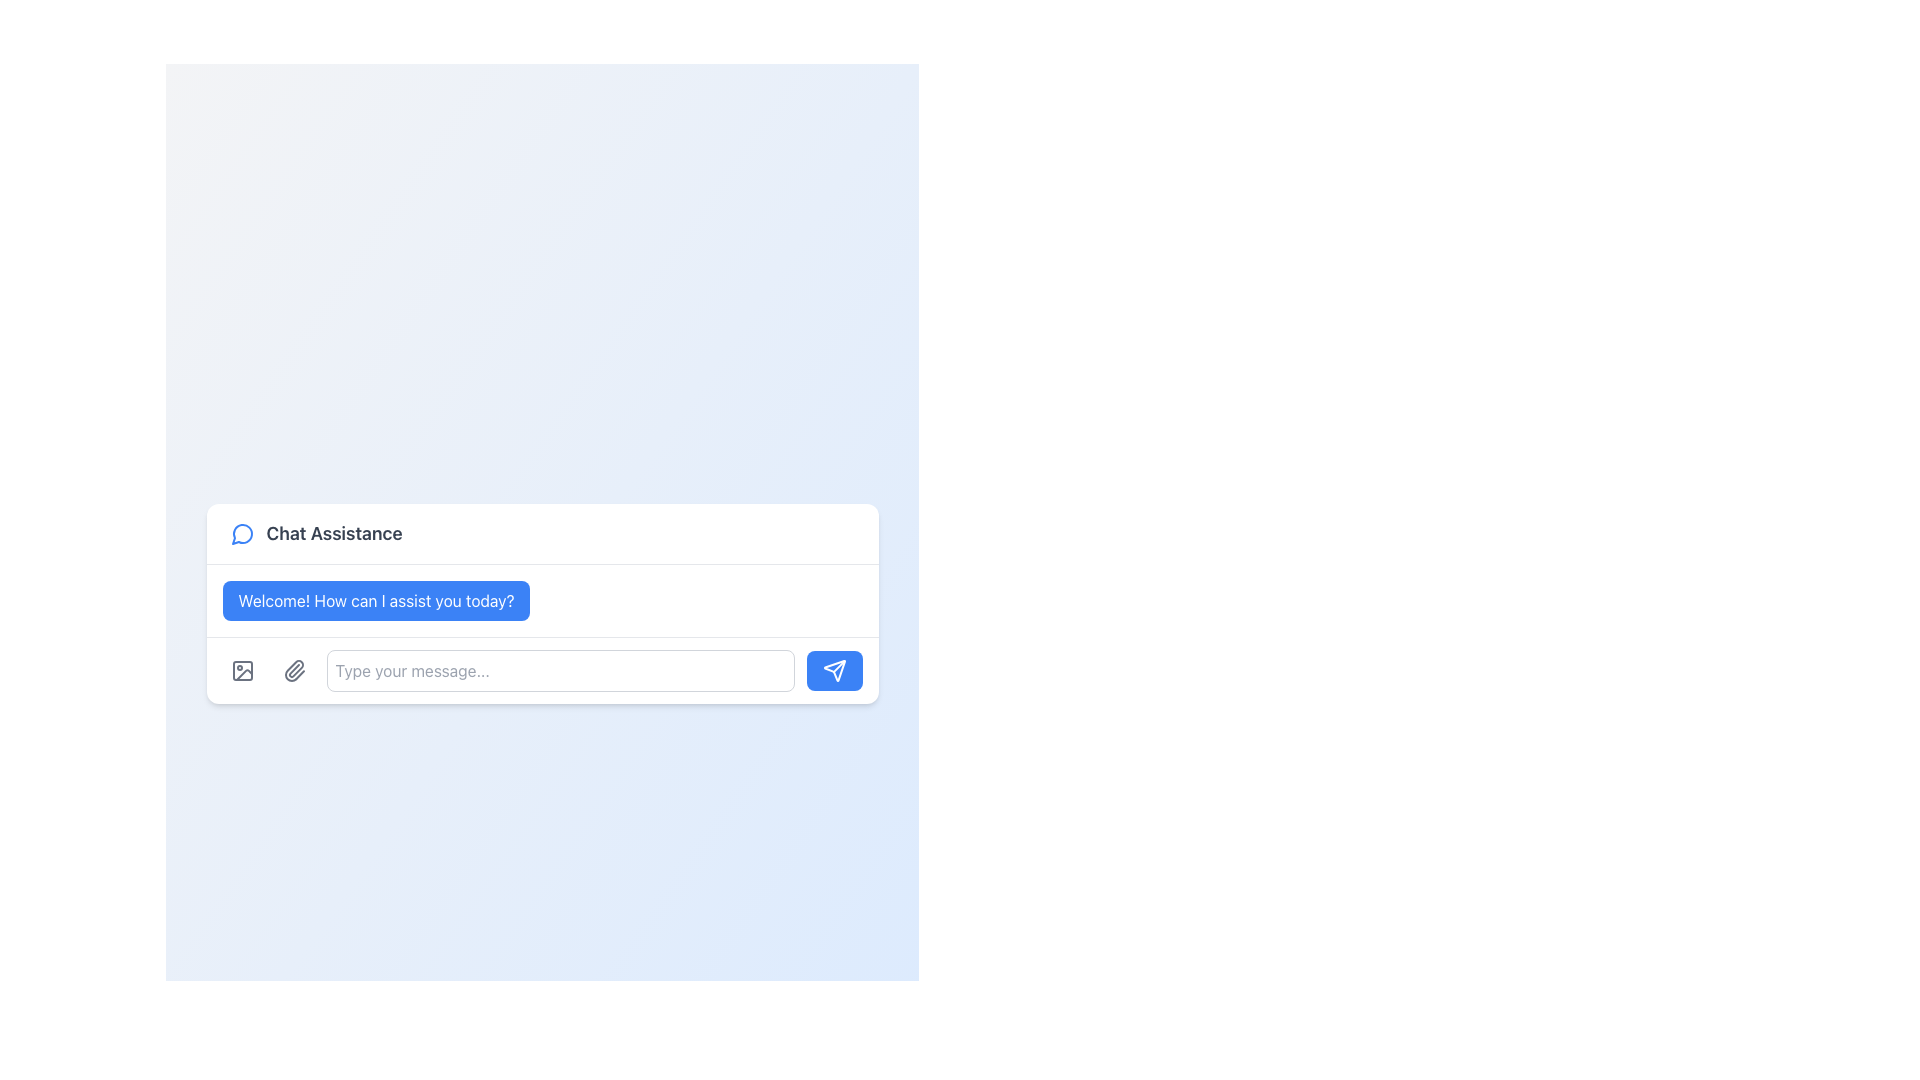  What do you see at coordinates (241, 671) in the screenshot?
I see `the image upload button located on the leftmost section of the input bar at the bottom of the chat interface` at bounding box center [241, 671].